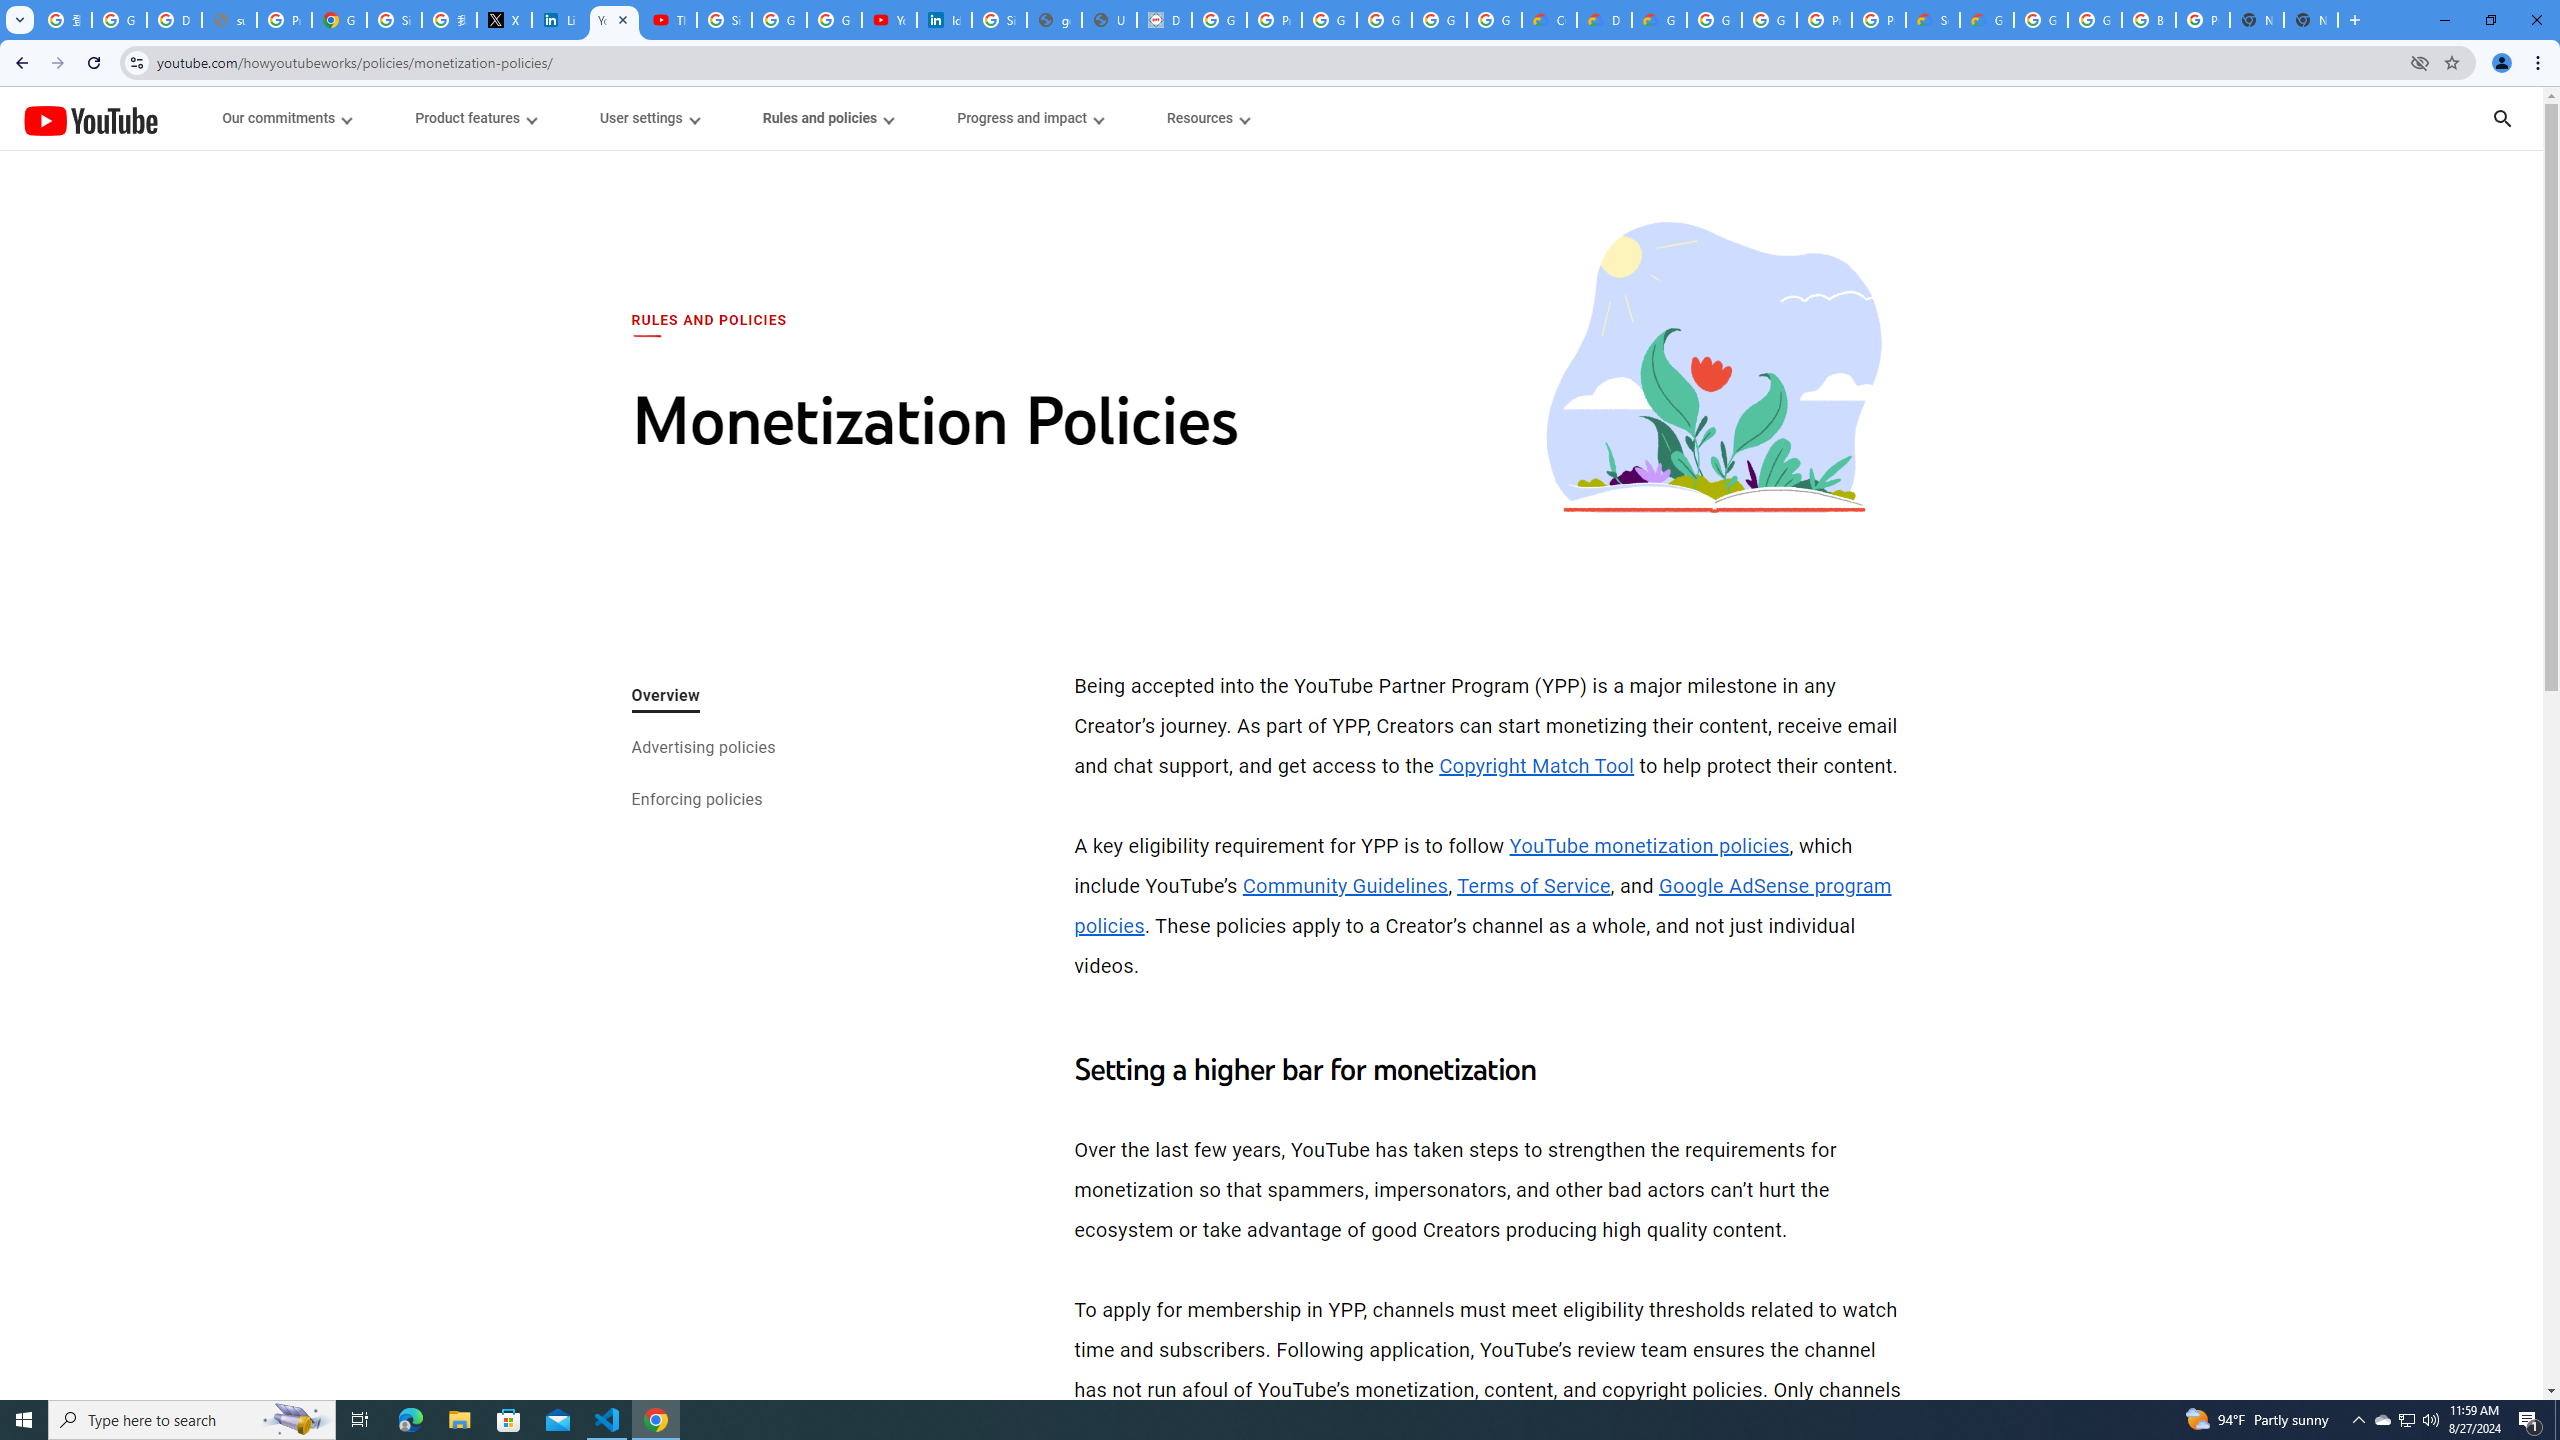  Describe the element at coordinates (504, 19) in the screenshot. I see `'X'` at that location.